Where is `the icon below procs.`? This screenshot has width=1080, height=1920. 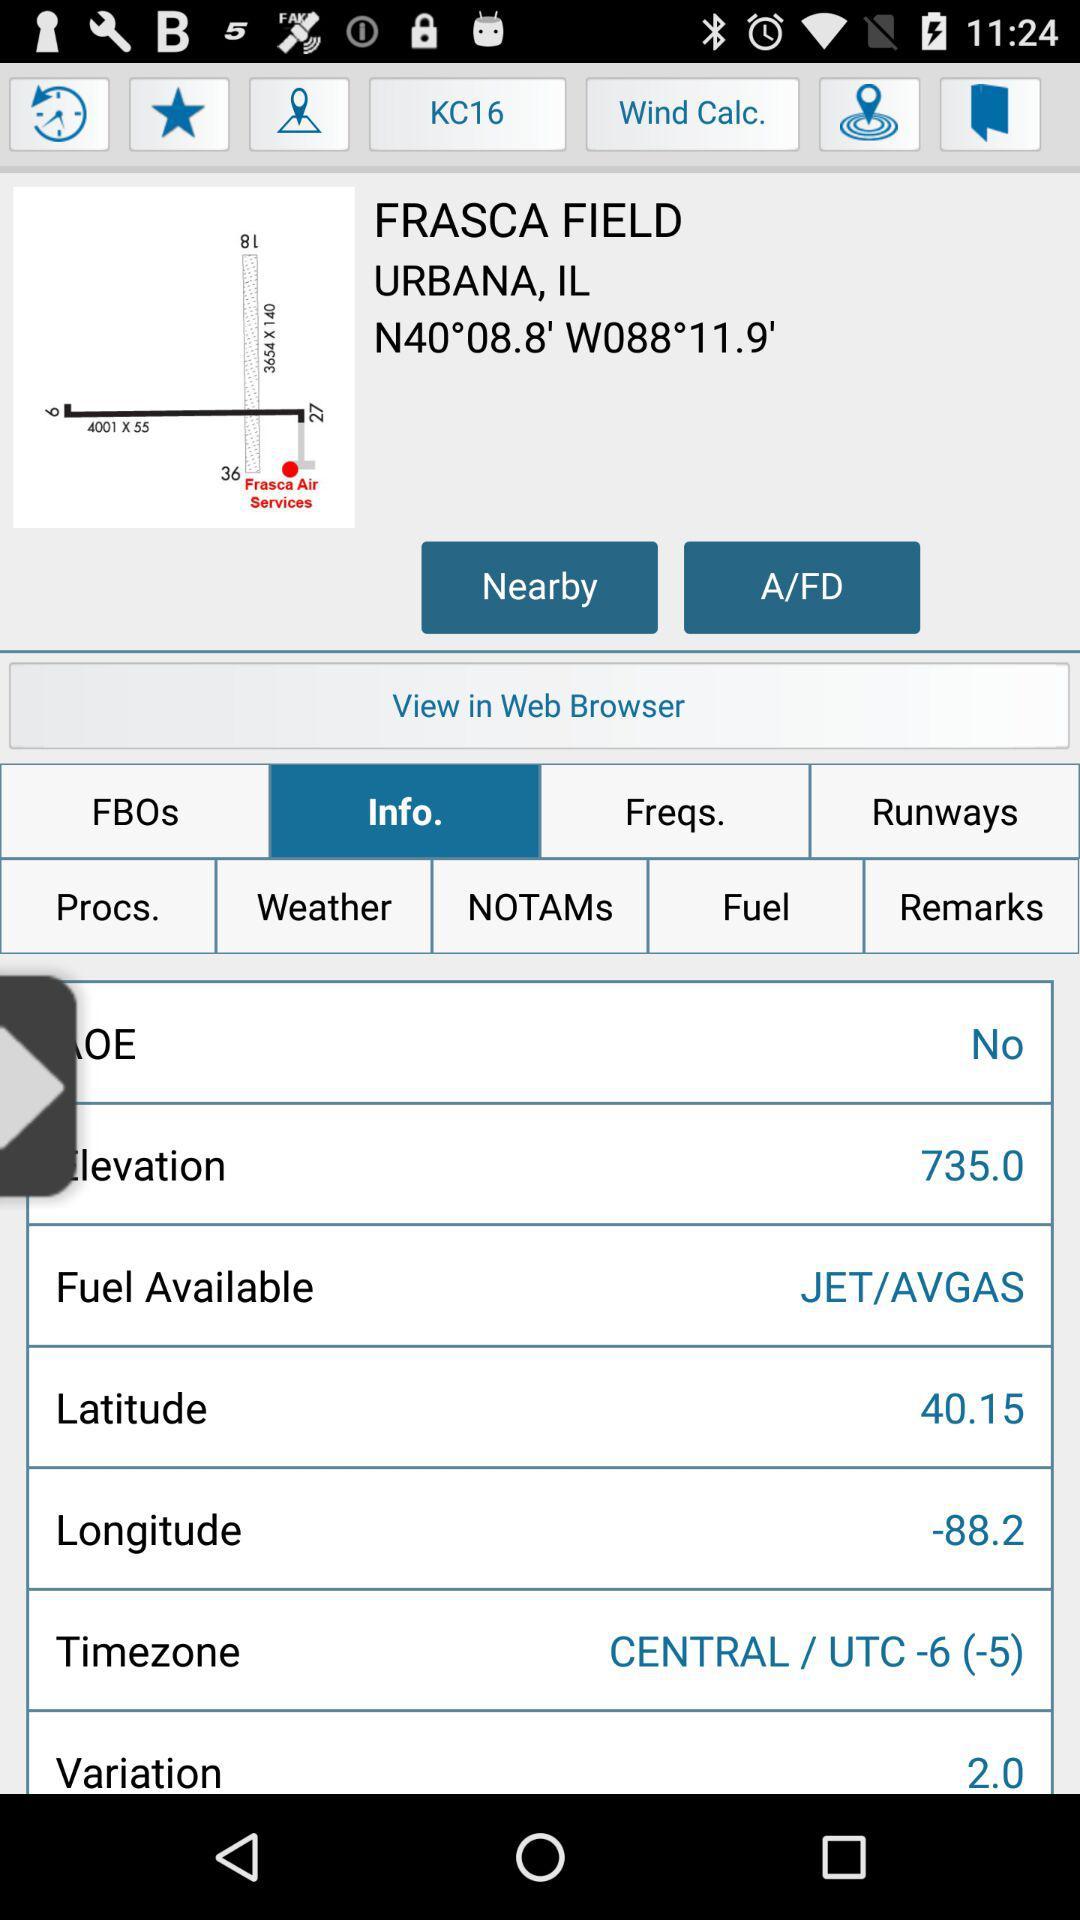
the icon below procs. is located at coordinates (47, 1083).